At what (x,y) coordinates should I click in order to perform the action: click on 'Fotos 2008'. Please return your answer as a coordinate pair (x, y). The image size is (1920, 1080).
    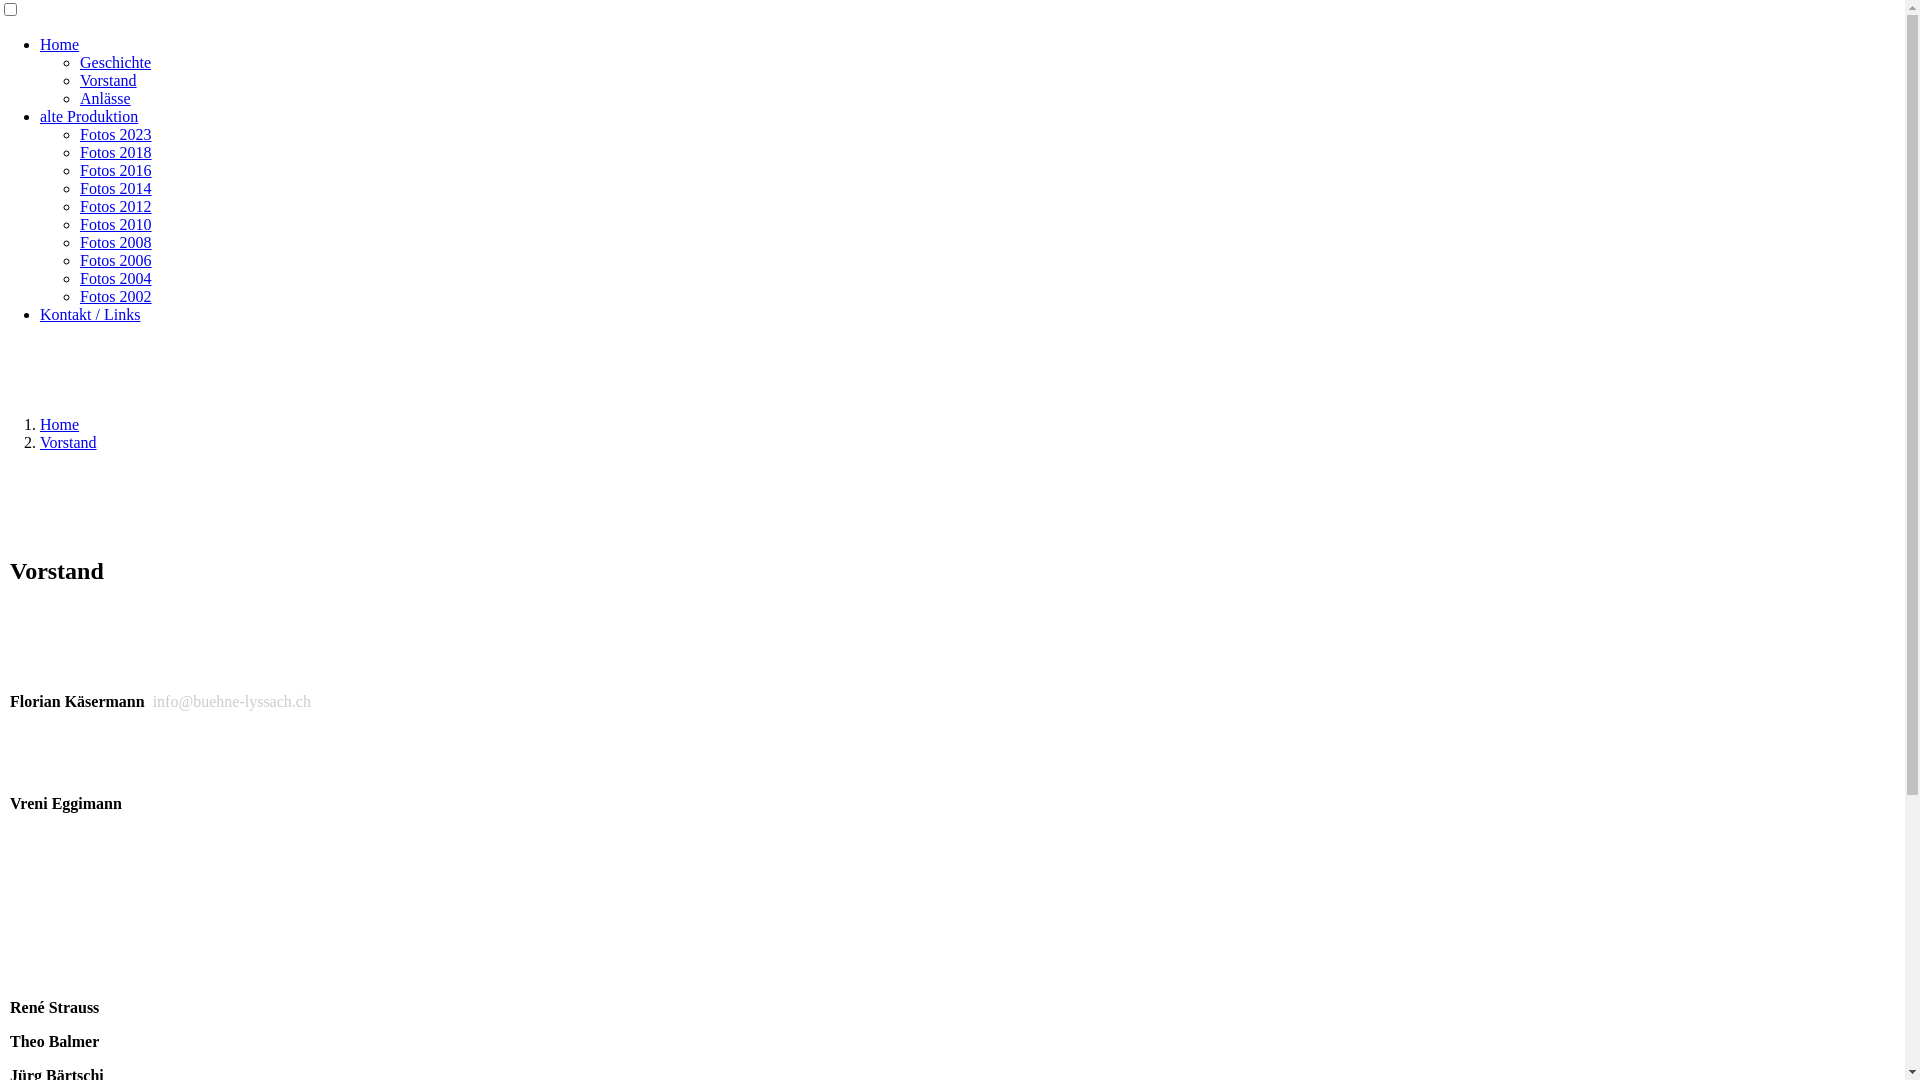
    Looking at the image, I should click on (114, 241).